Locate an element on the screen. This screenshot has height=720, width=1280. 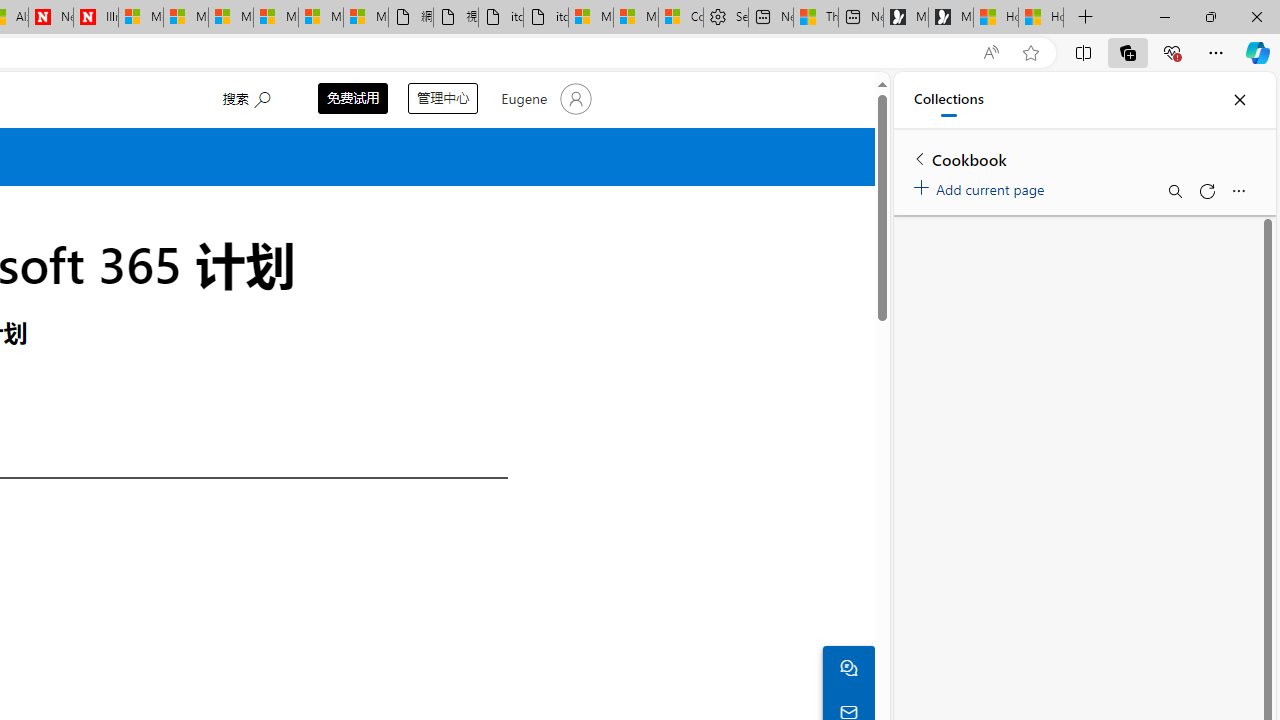
'Newsweek - News, Analysis, Politics, Business, Technology' is located at coordinates (51, 17).